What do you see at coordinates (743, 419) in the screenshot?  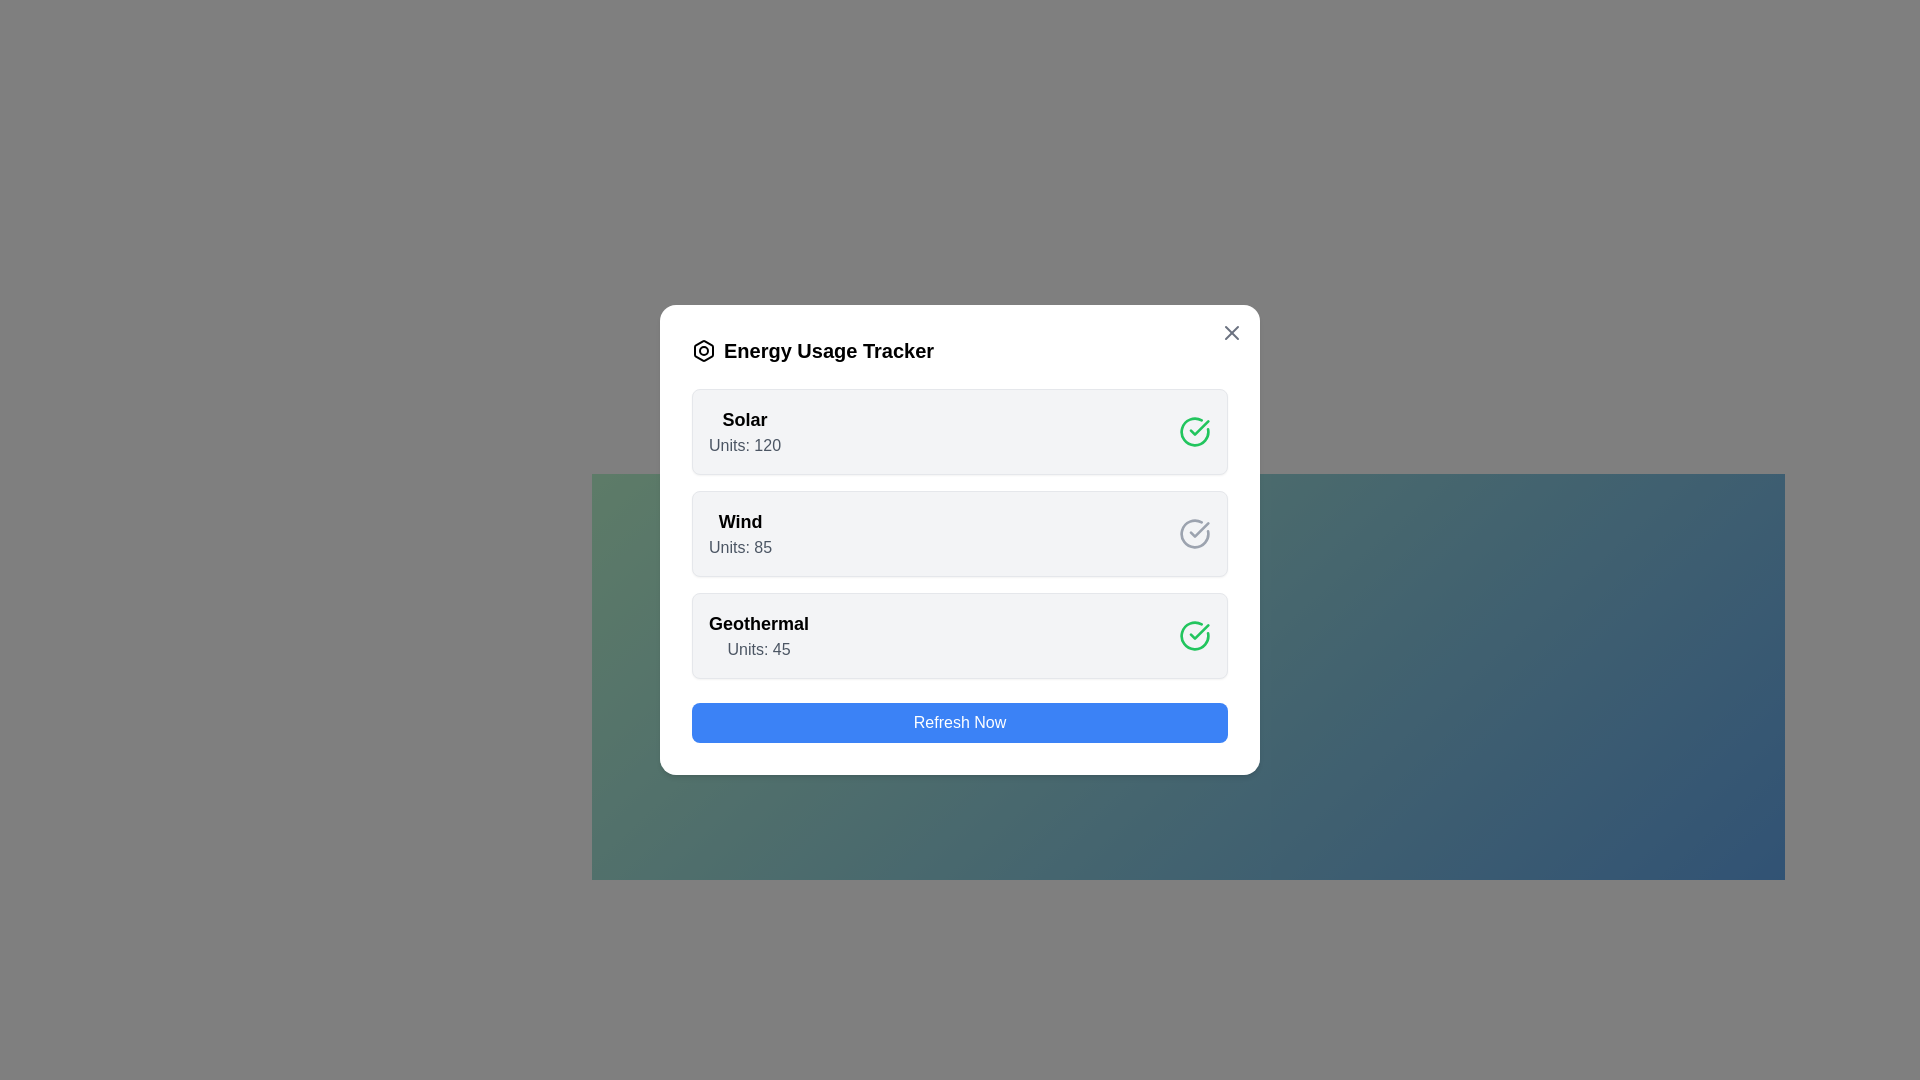 I see `the 'Solar' text label, which identifies the energy category within the first section of the energy sources list, positioned above the 'Units: 120' label` at bounding box center [743, 419].